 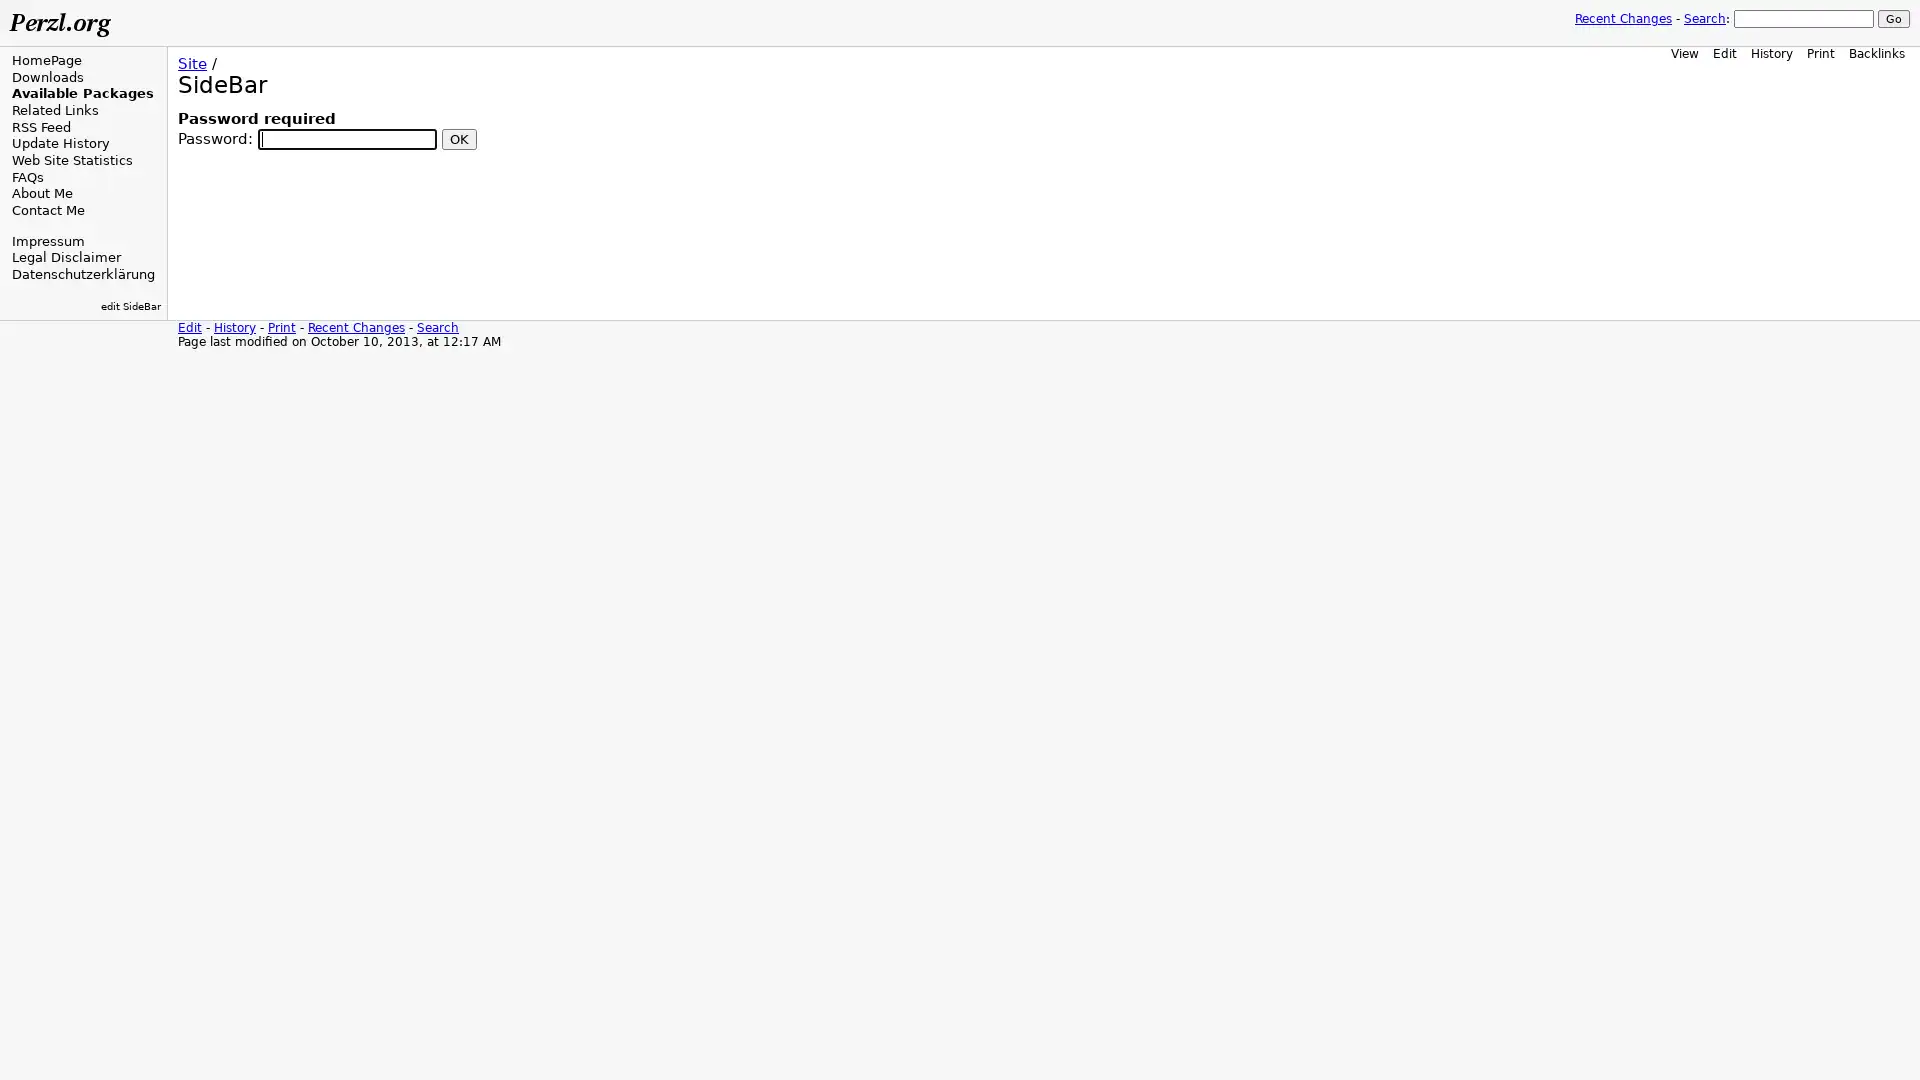 What do you see at coordinates (458, 137) in the screenshot?
I see `OK` at bounding box center [458, 137].